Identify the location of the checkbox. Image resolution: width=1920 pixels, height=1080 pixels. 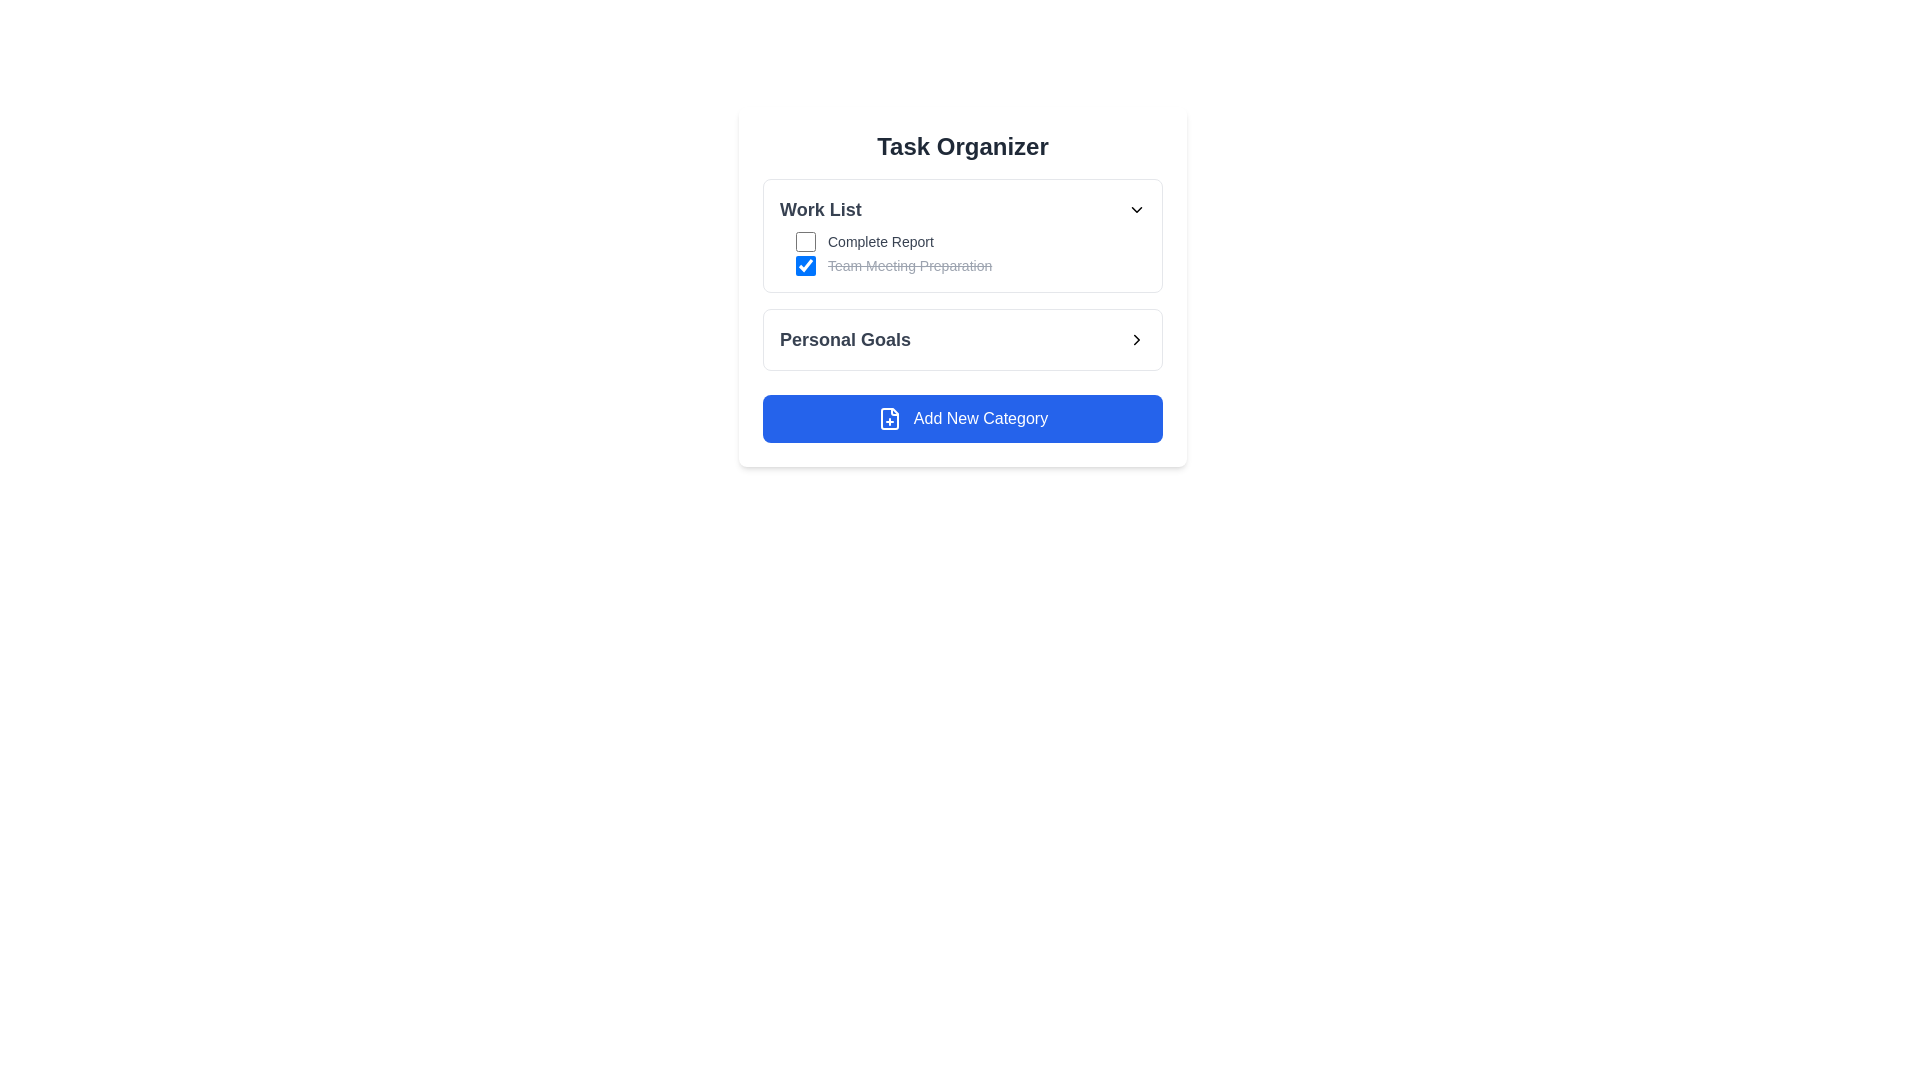
(806, 265).